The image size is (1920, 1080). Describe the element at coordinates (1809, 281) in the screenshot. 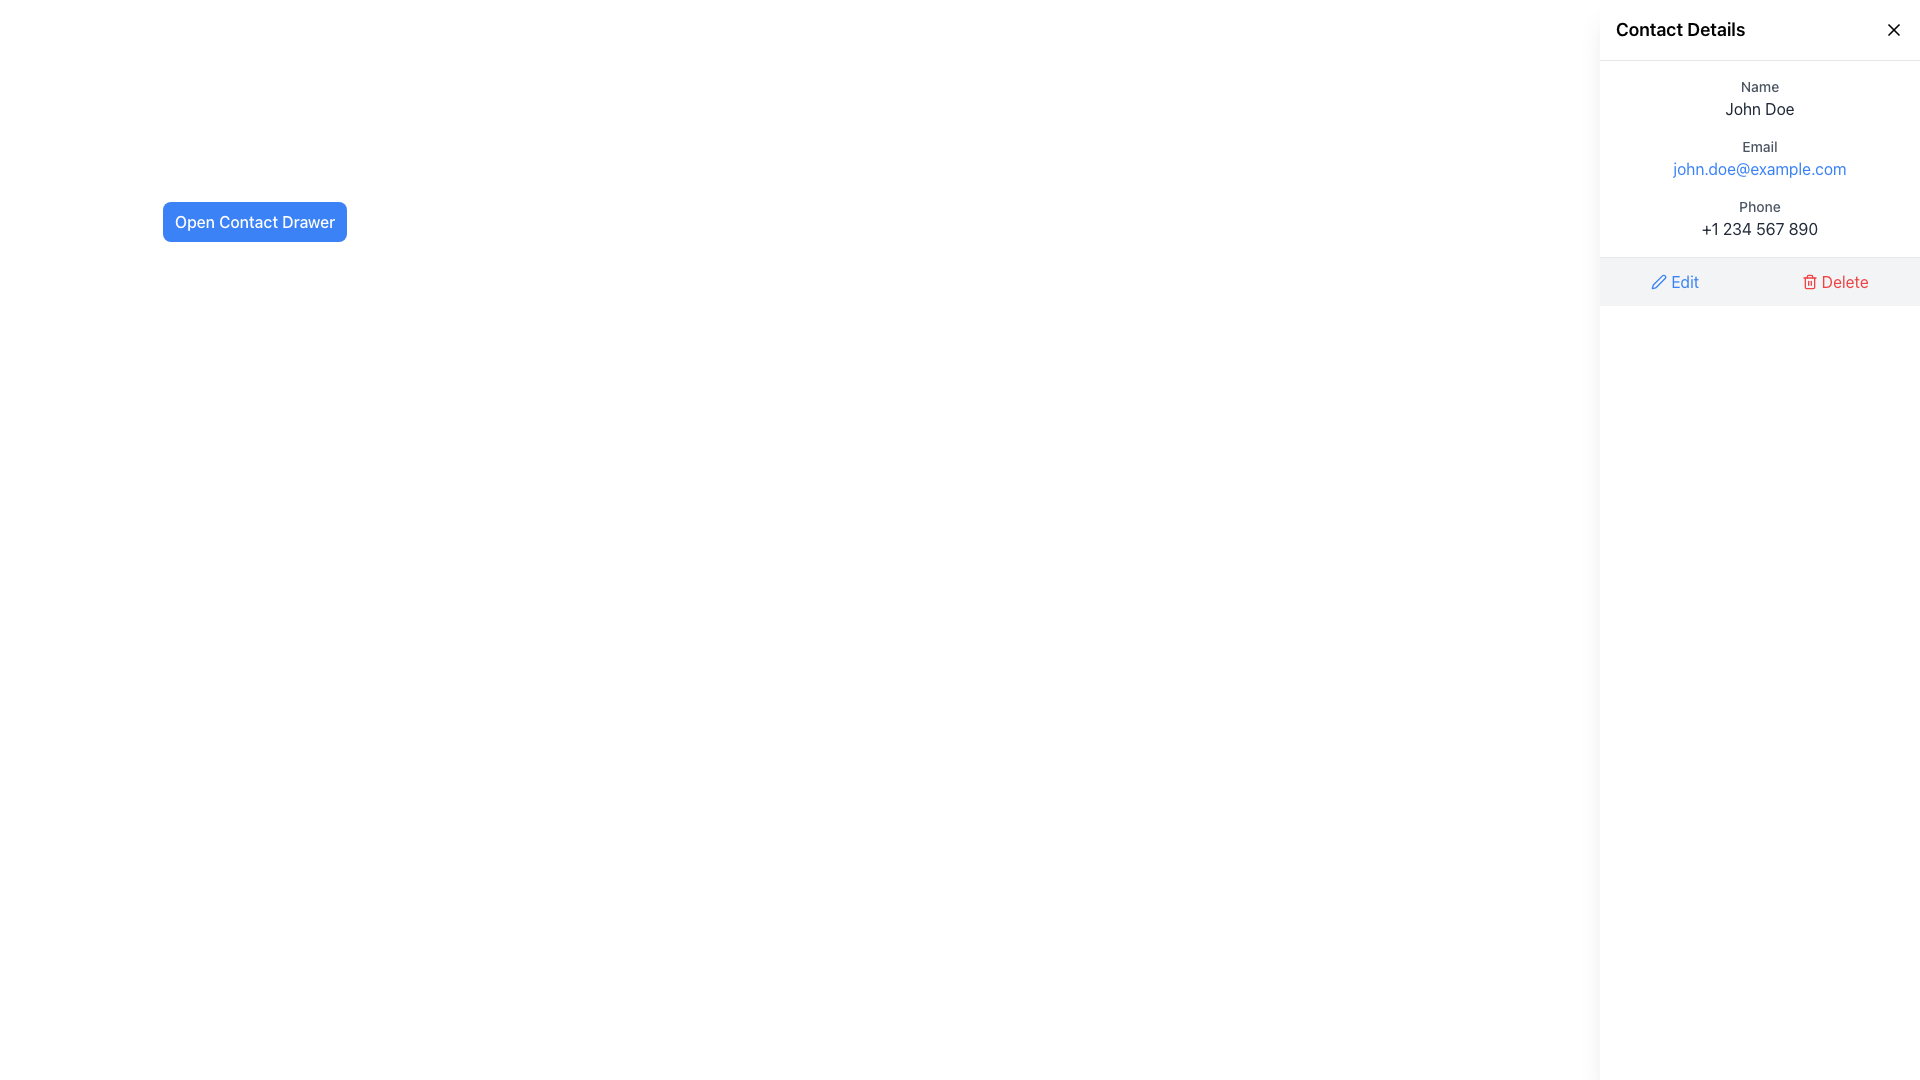

I see `the trash bin icon button located to the left of the 'Delete' label in the 'Contact Details' section` at that location.